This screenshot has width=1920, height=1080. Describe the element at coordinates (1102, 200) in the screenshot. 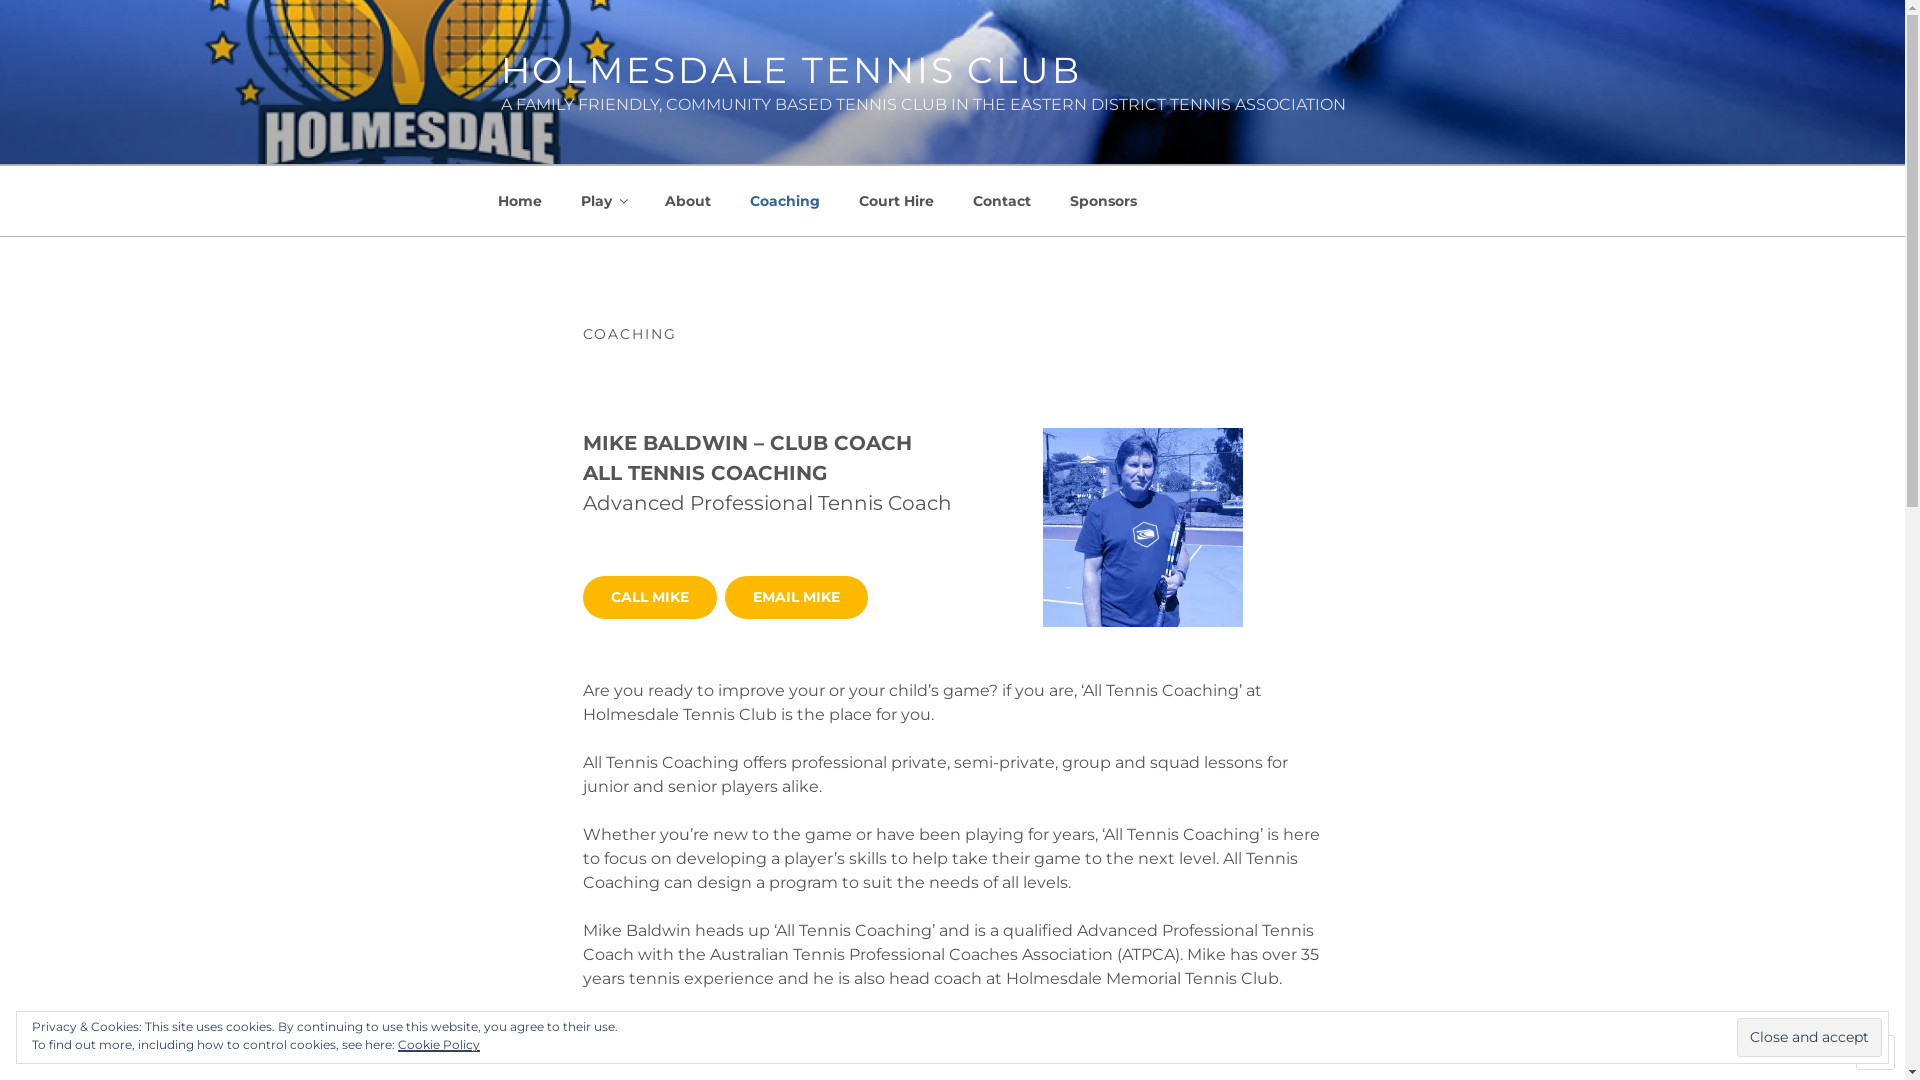

I see `'Sponsors'` at that location.